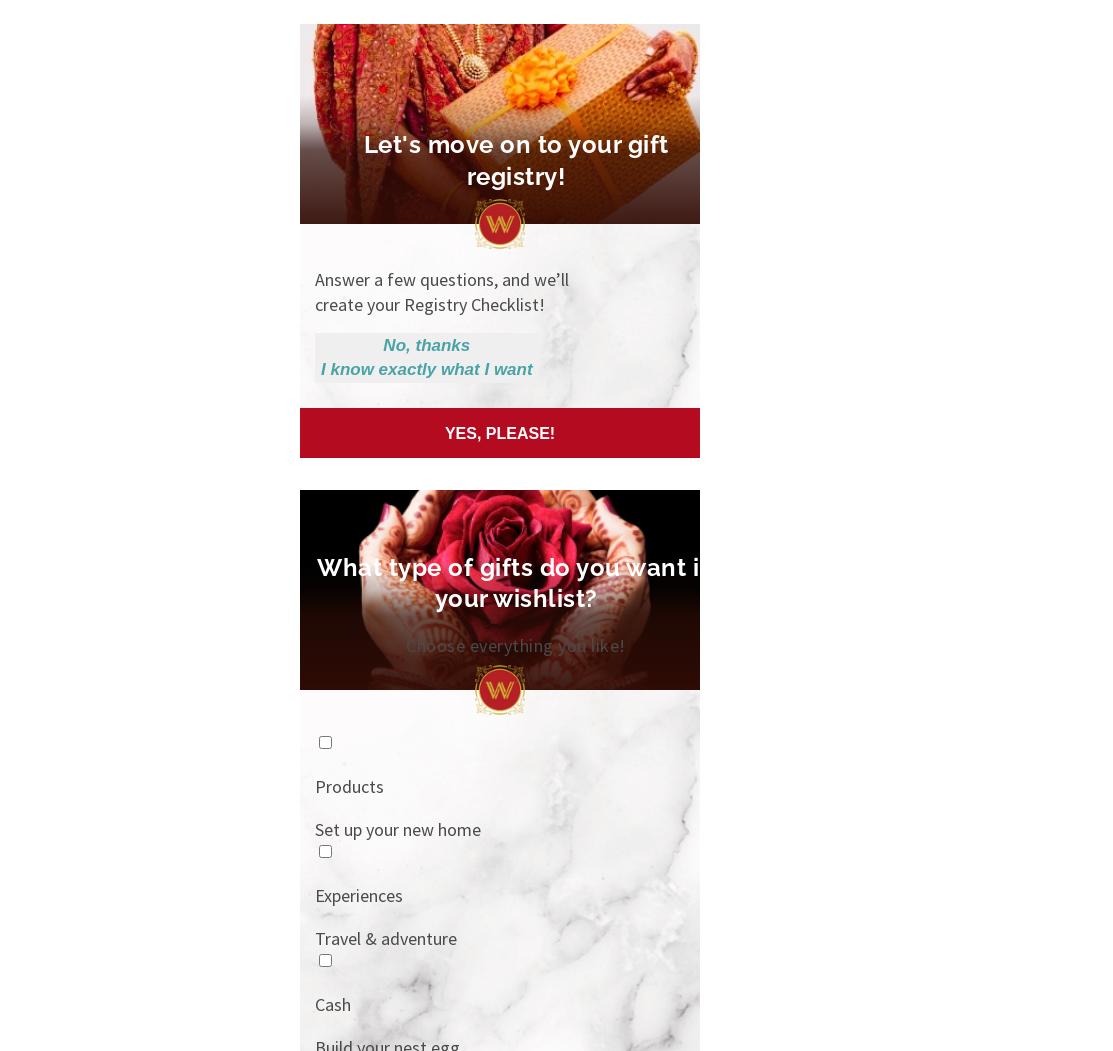 The height and width of the screenshot is (1051, 1113). Describe the element at coordinates (515, 643) in the screenshot. I see `'Choose everything you like!'` at that location.